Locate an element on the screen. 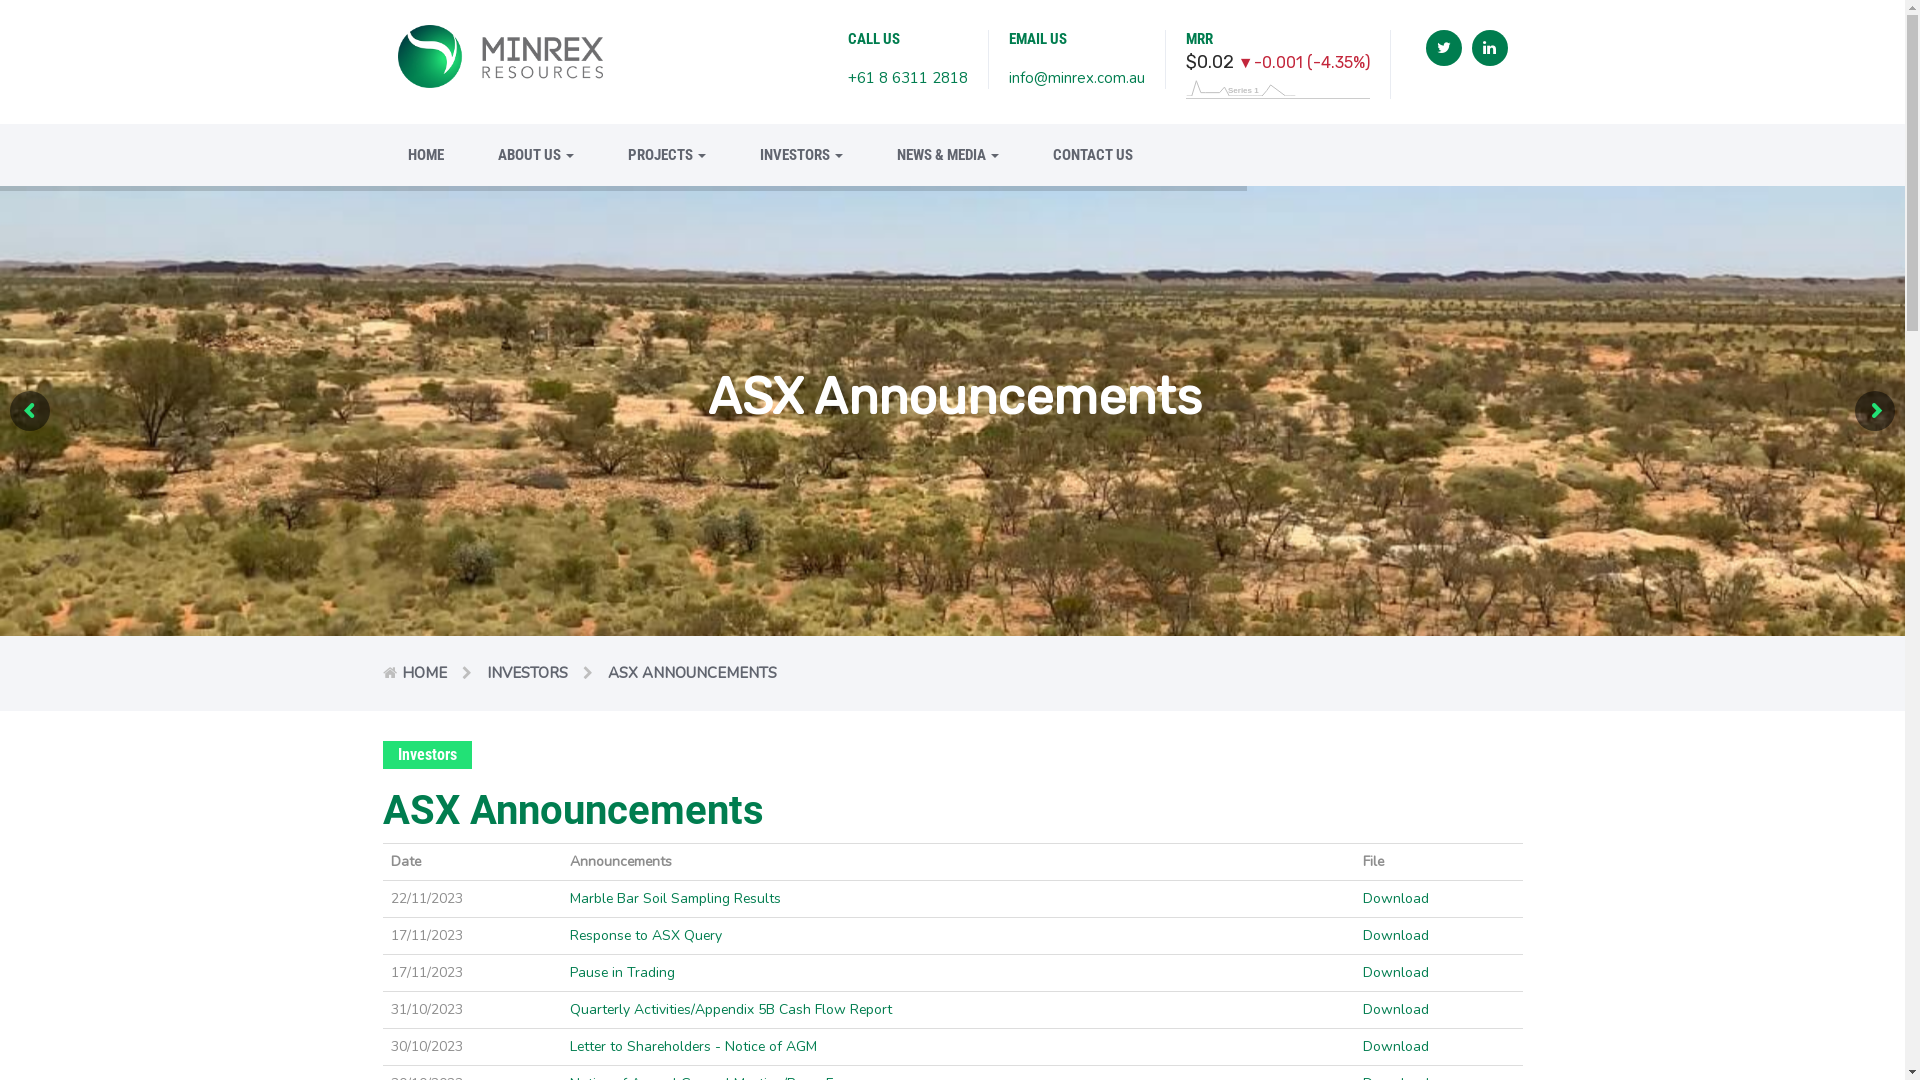 The height and width of the screenshot is (1080, 1920). 'Response to ASX Query' is located at coordinates (569, 935).